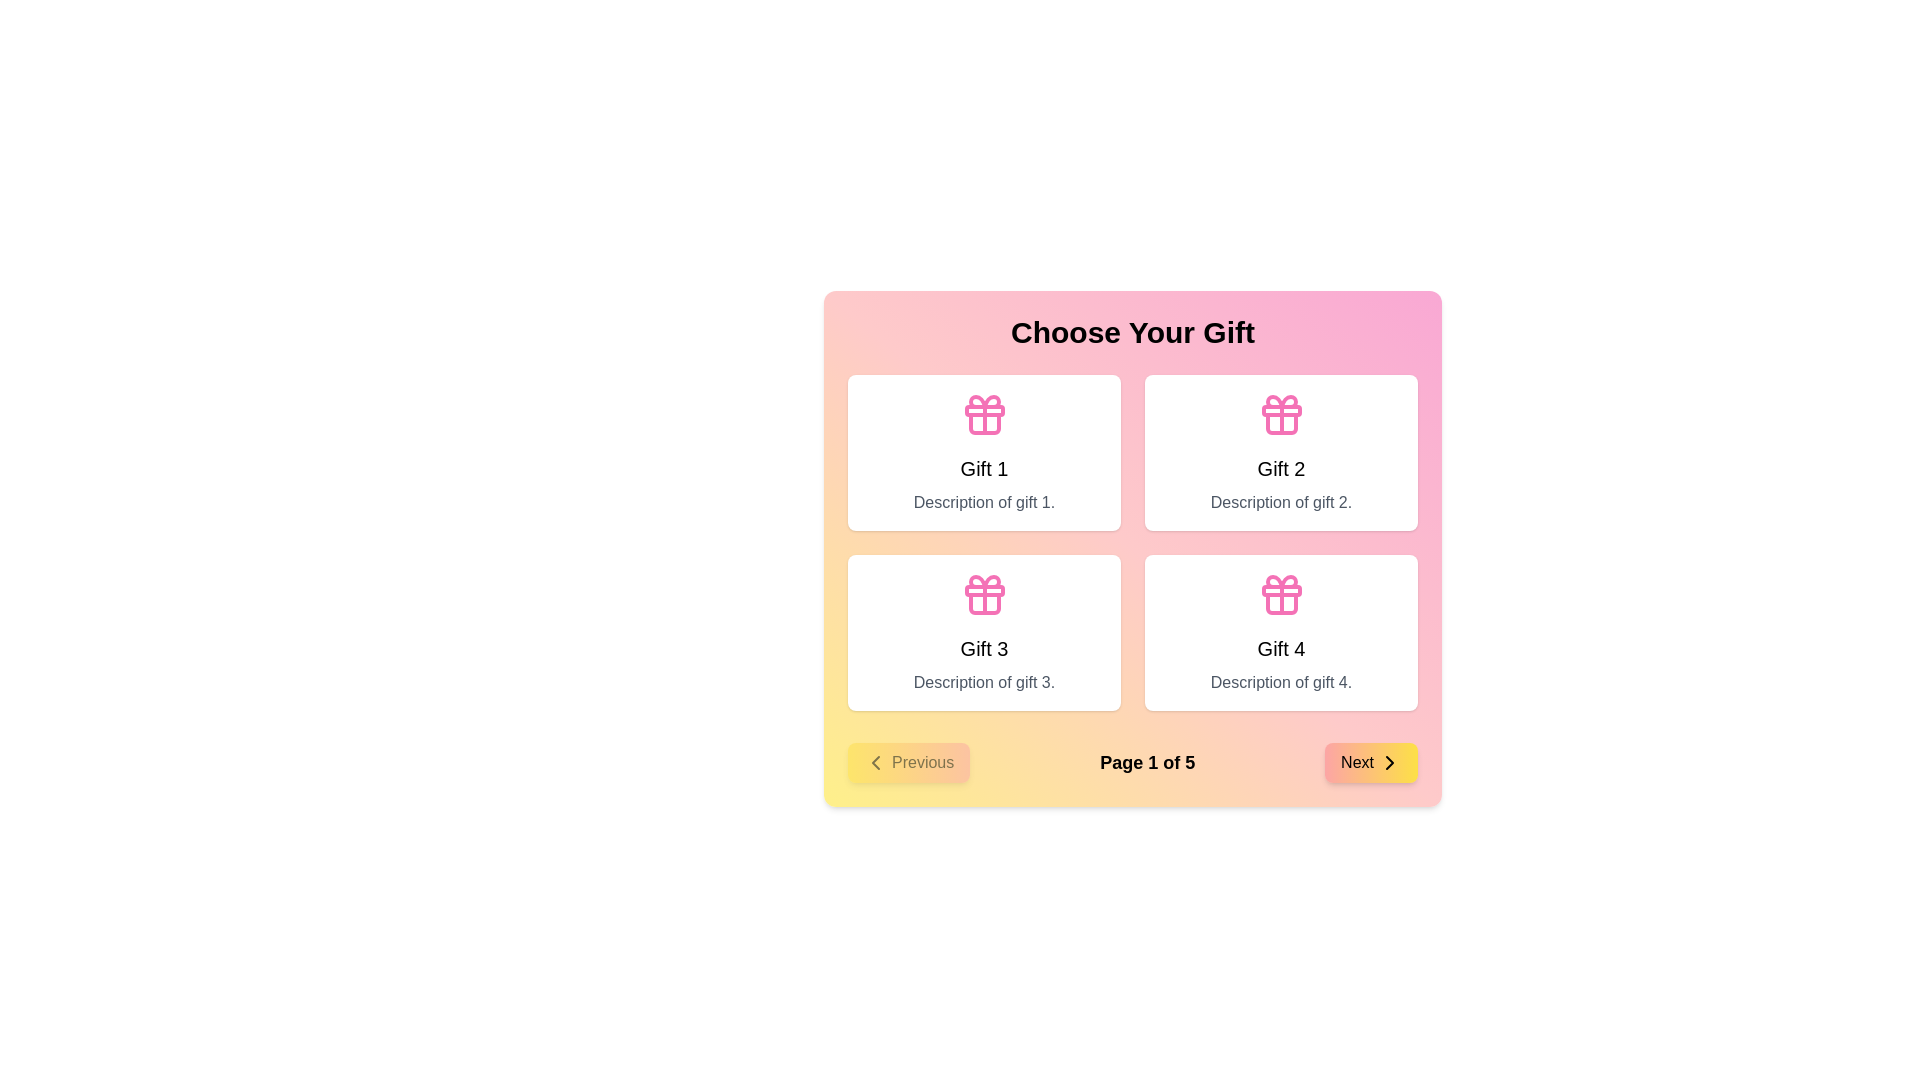  Describe the element at coordinates (1370, 763) in the screenshot. I see `the button located at the bottom right corner of the navigation controls` at that location.